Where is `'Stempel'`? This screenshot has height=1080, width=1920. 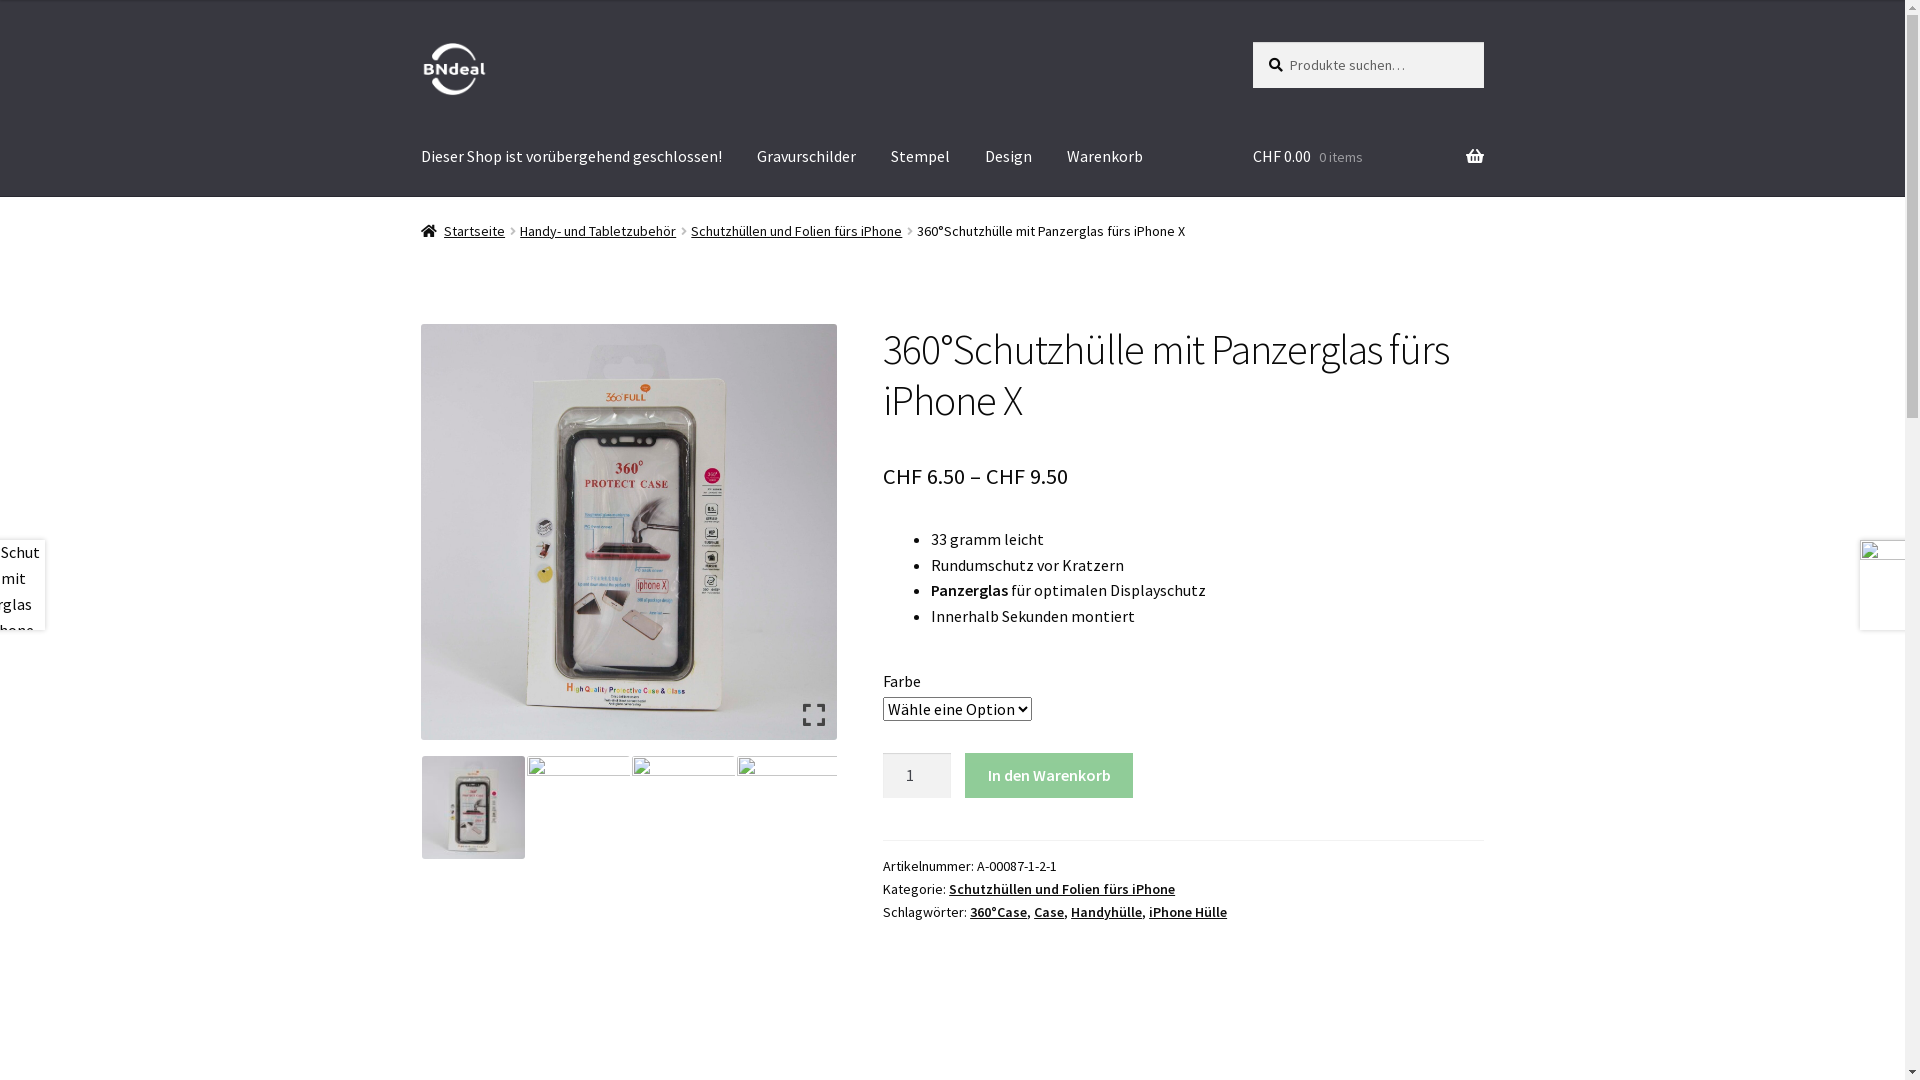
'Stempel' is located at coordinates (919, 156).